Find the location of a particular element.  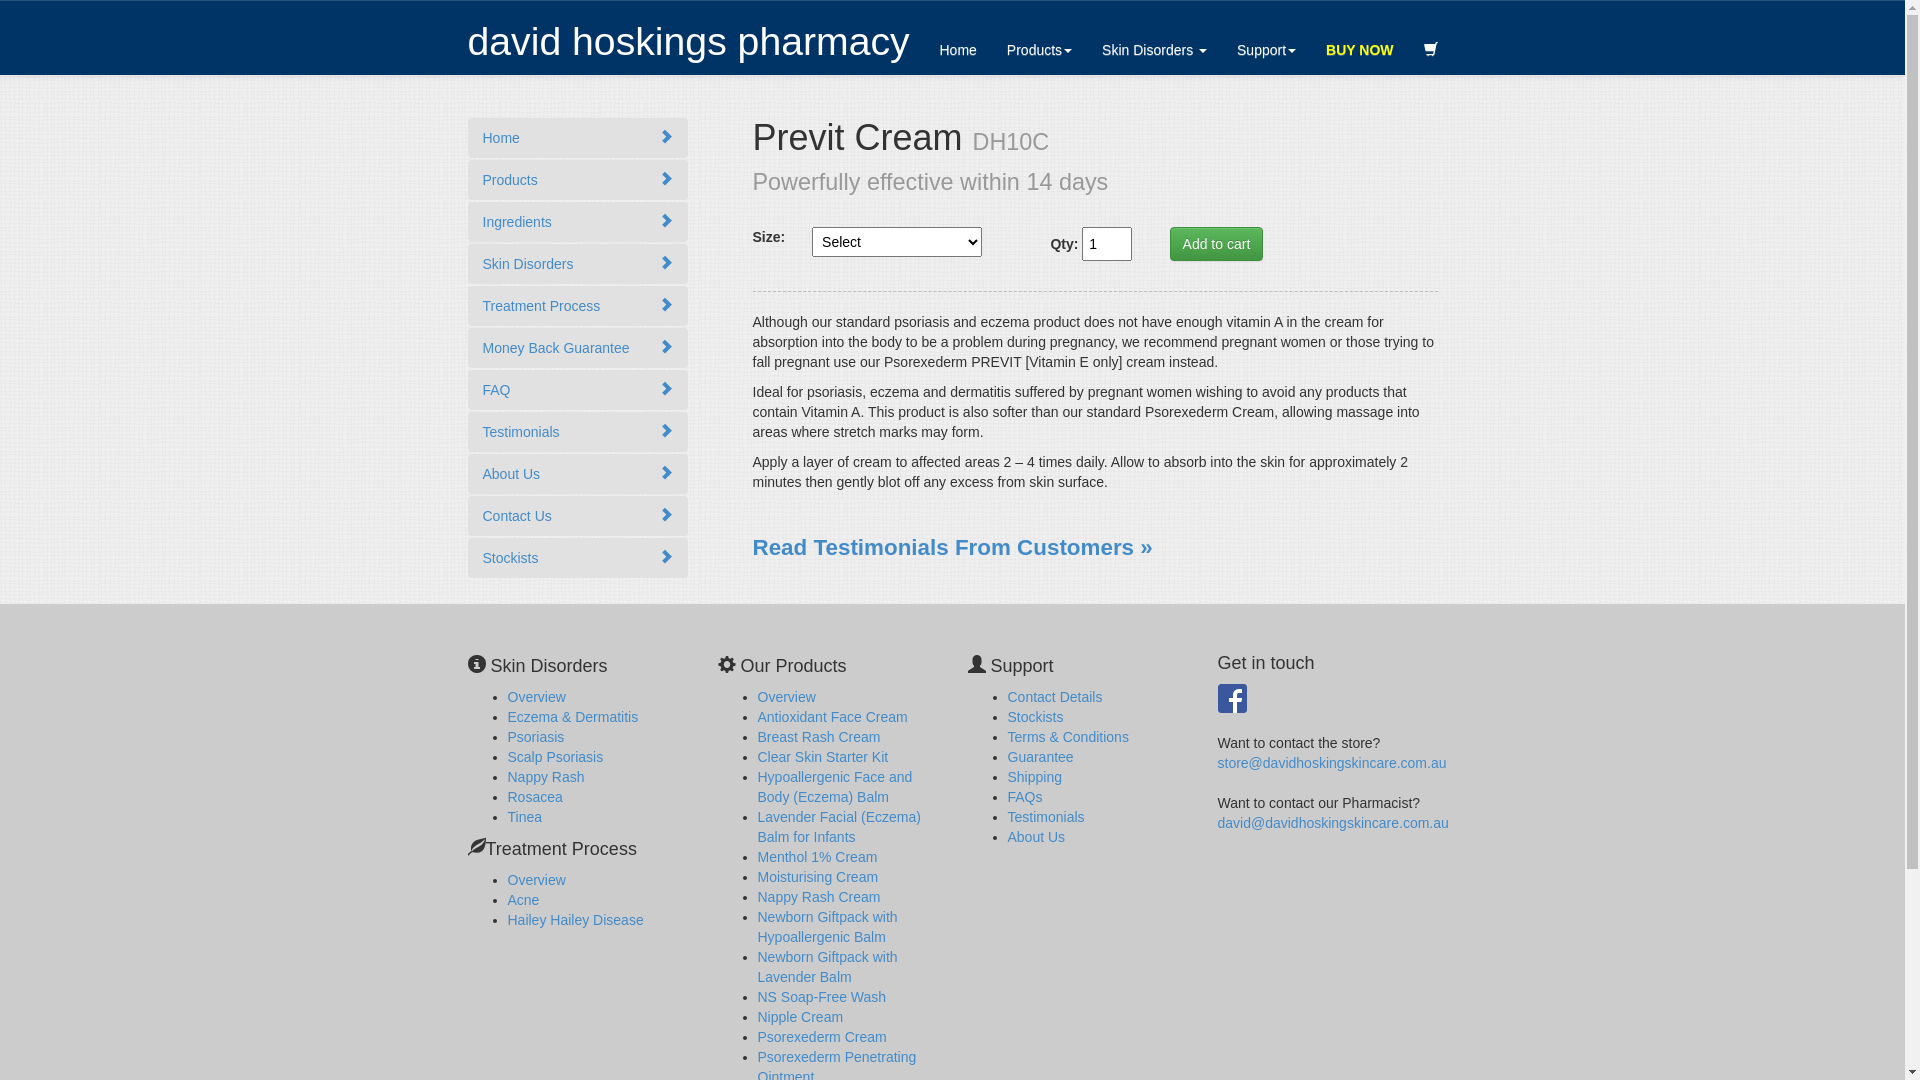

'Skin Disorders' is located at coordinates (1154, 49).